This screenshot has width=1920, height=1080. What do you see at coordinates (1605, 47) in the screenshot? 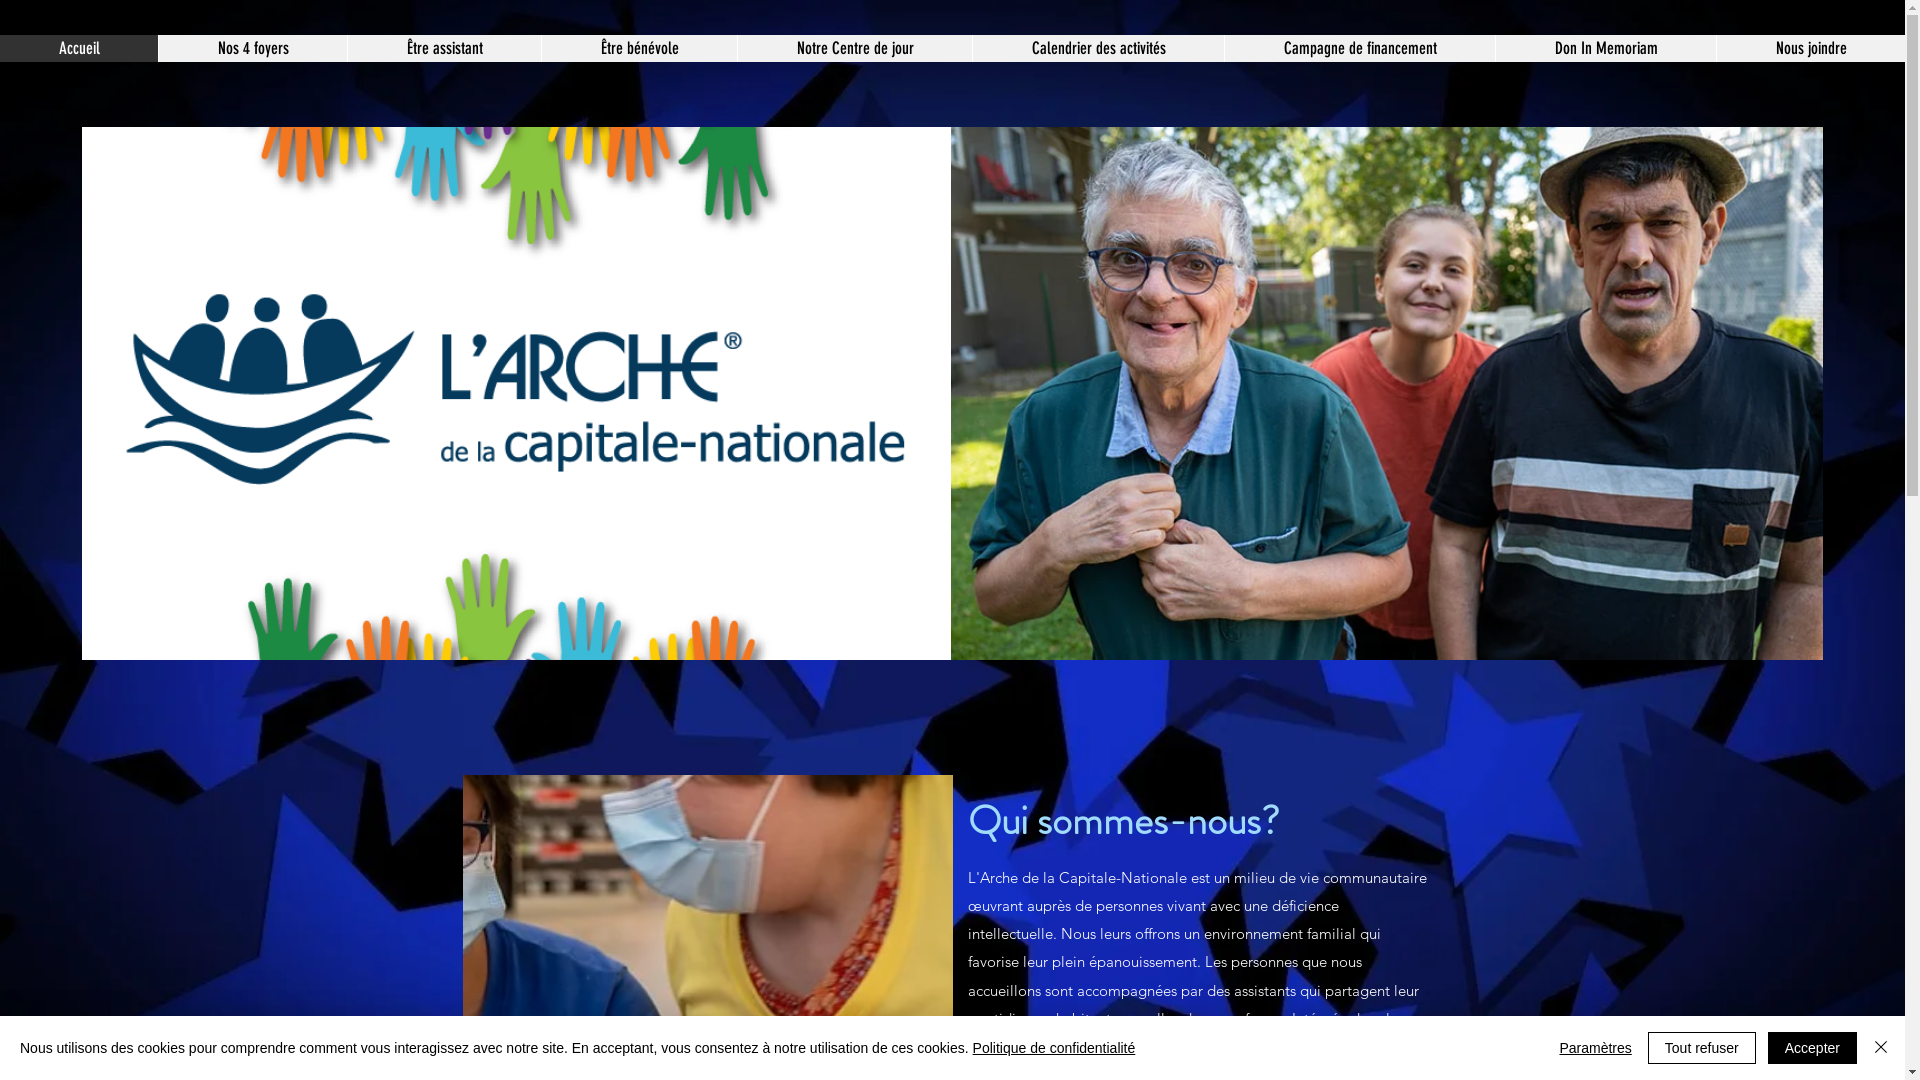
I see `'Don In Memoriam'` at bounding box center [1605, 47].